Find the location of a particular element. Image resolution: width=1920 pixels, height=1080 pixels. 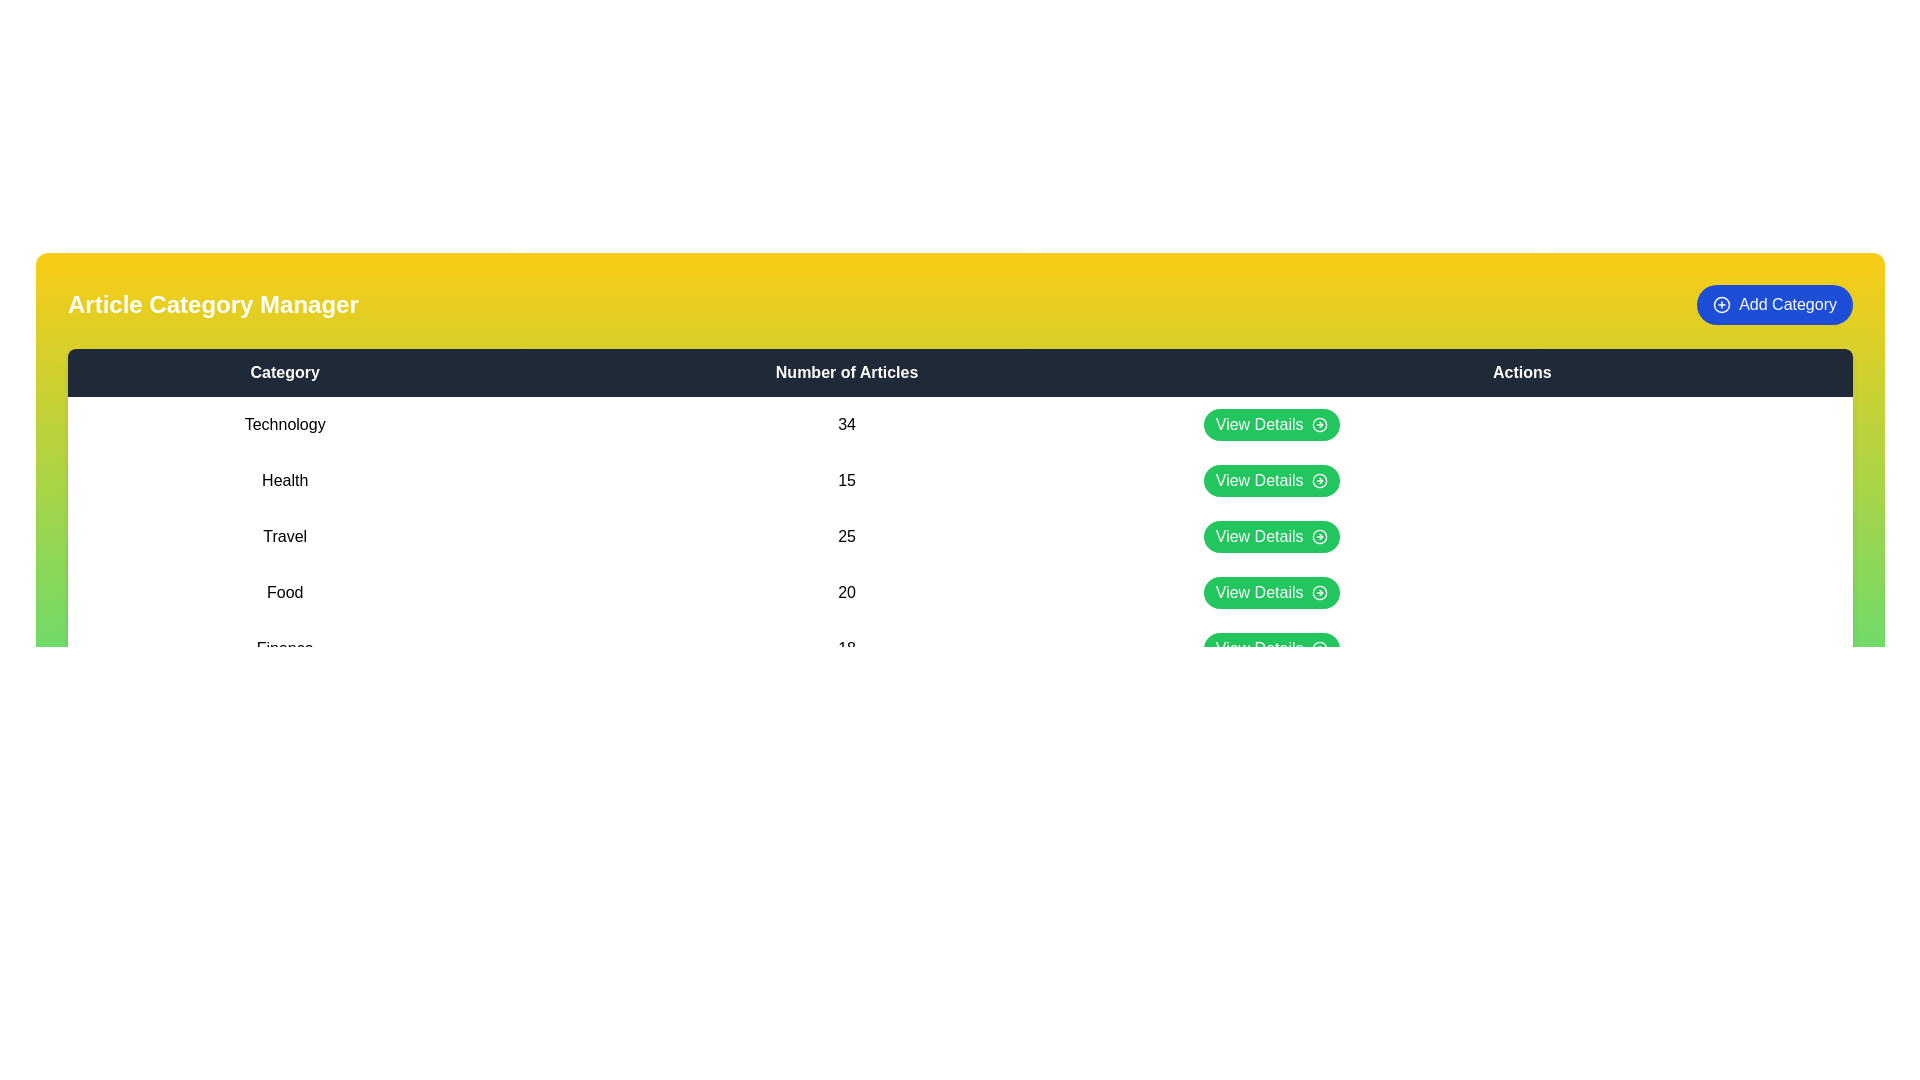

the row corresponding to the category Technology is located at coordinates (960, 423).